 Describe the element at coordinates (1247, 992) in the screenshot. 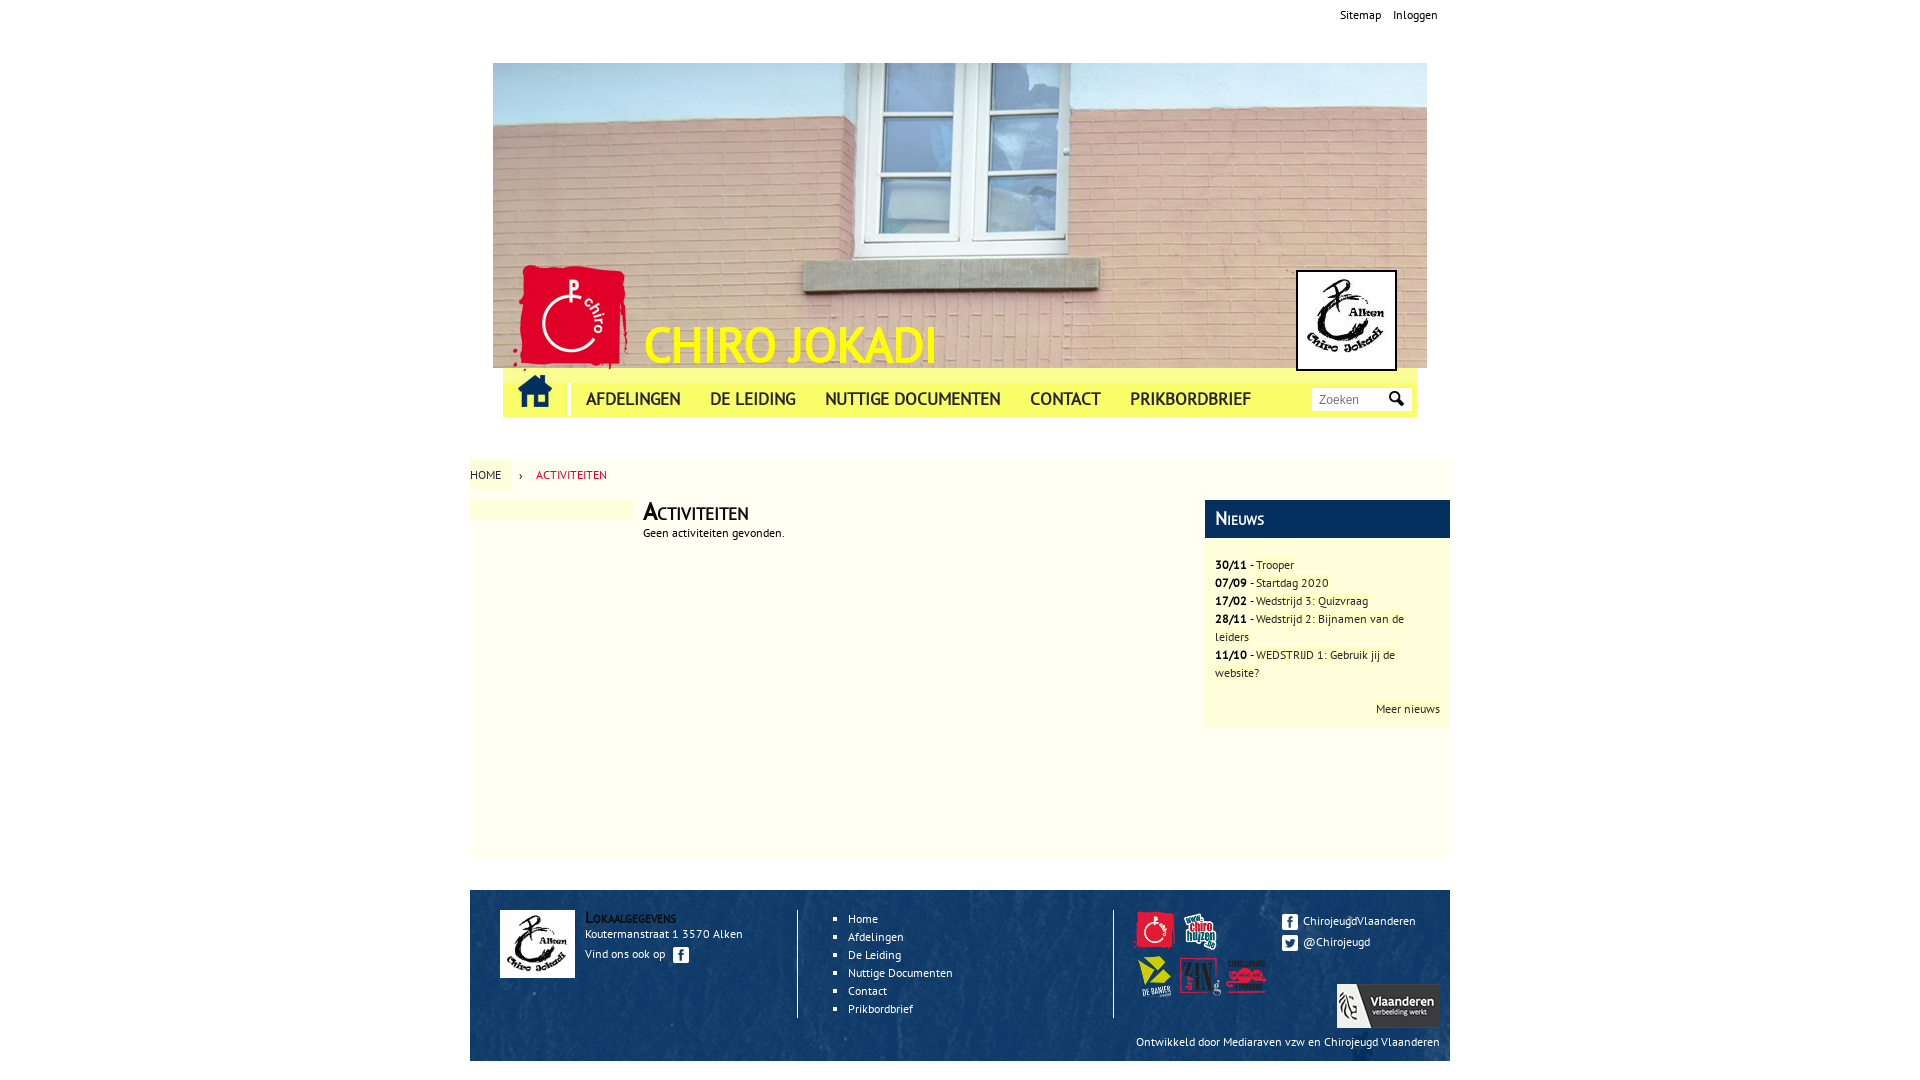

I see `'Zindering'` at that location.